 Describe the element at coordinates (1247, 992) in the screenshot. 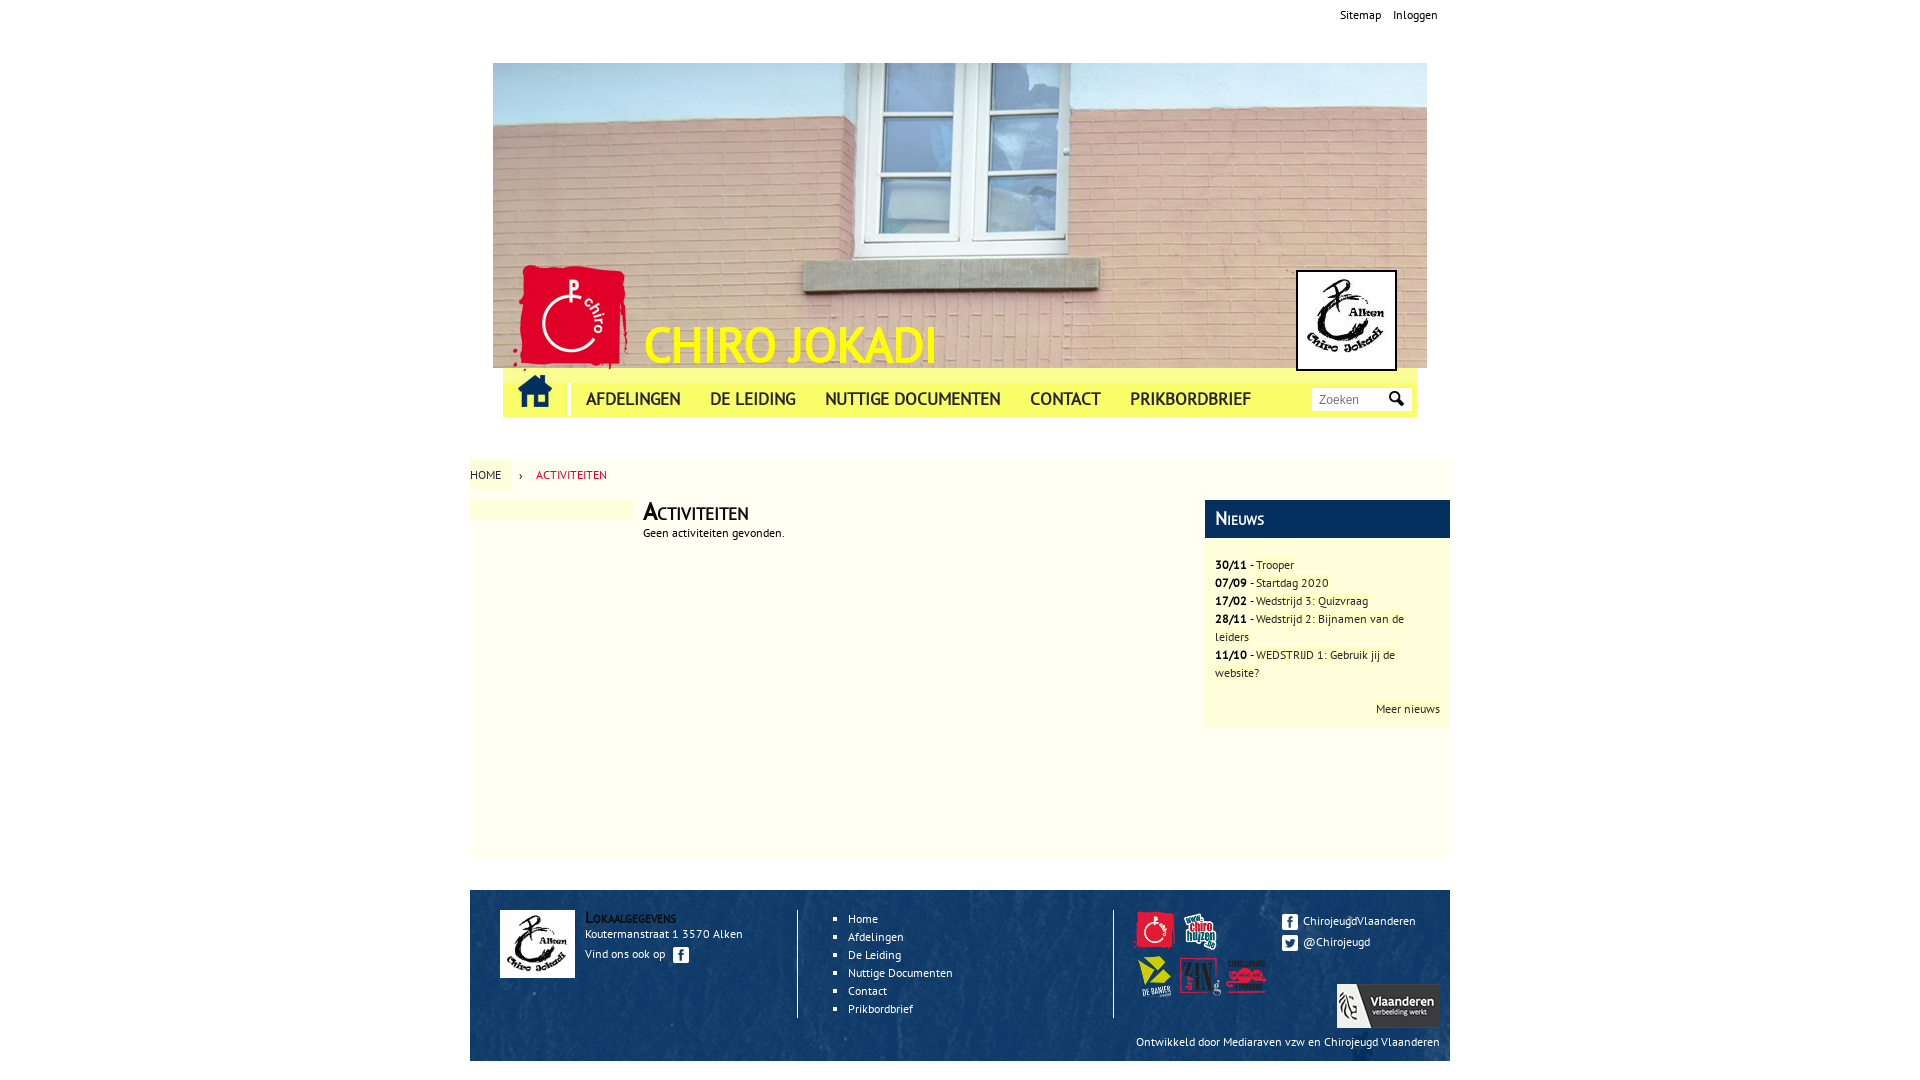

I see `'Zindering'` at that location.